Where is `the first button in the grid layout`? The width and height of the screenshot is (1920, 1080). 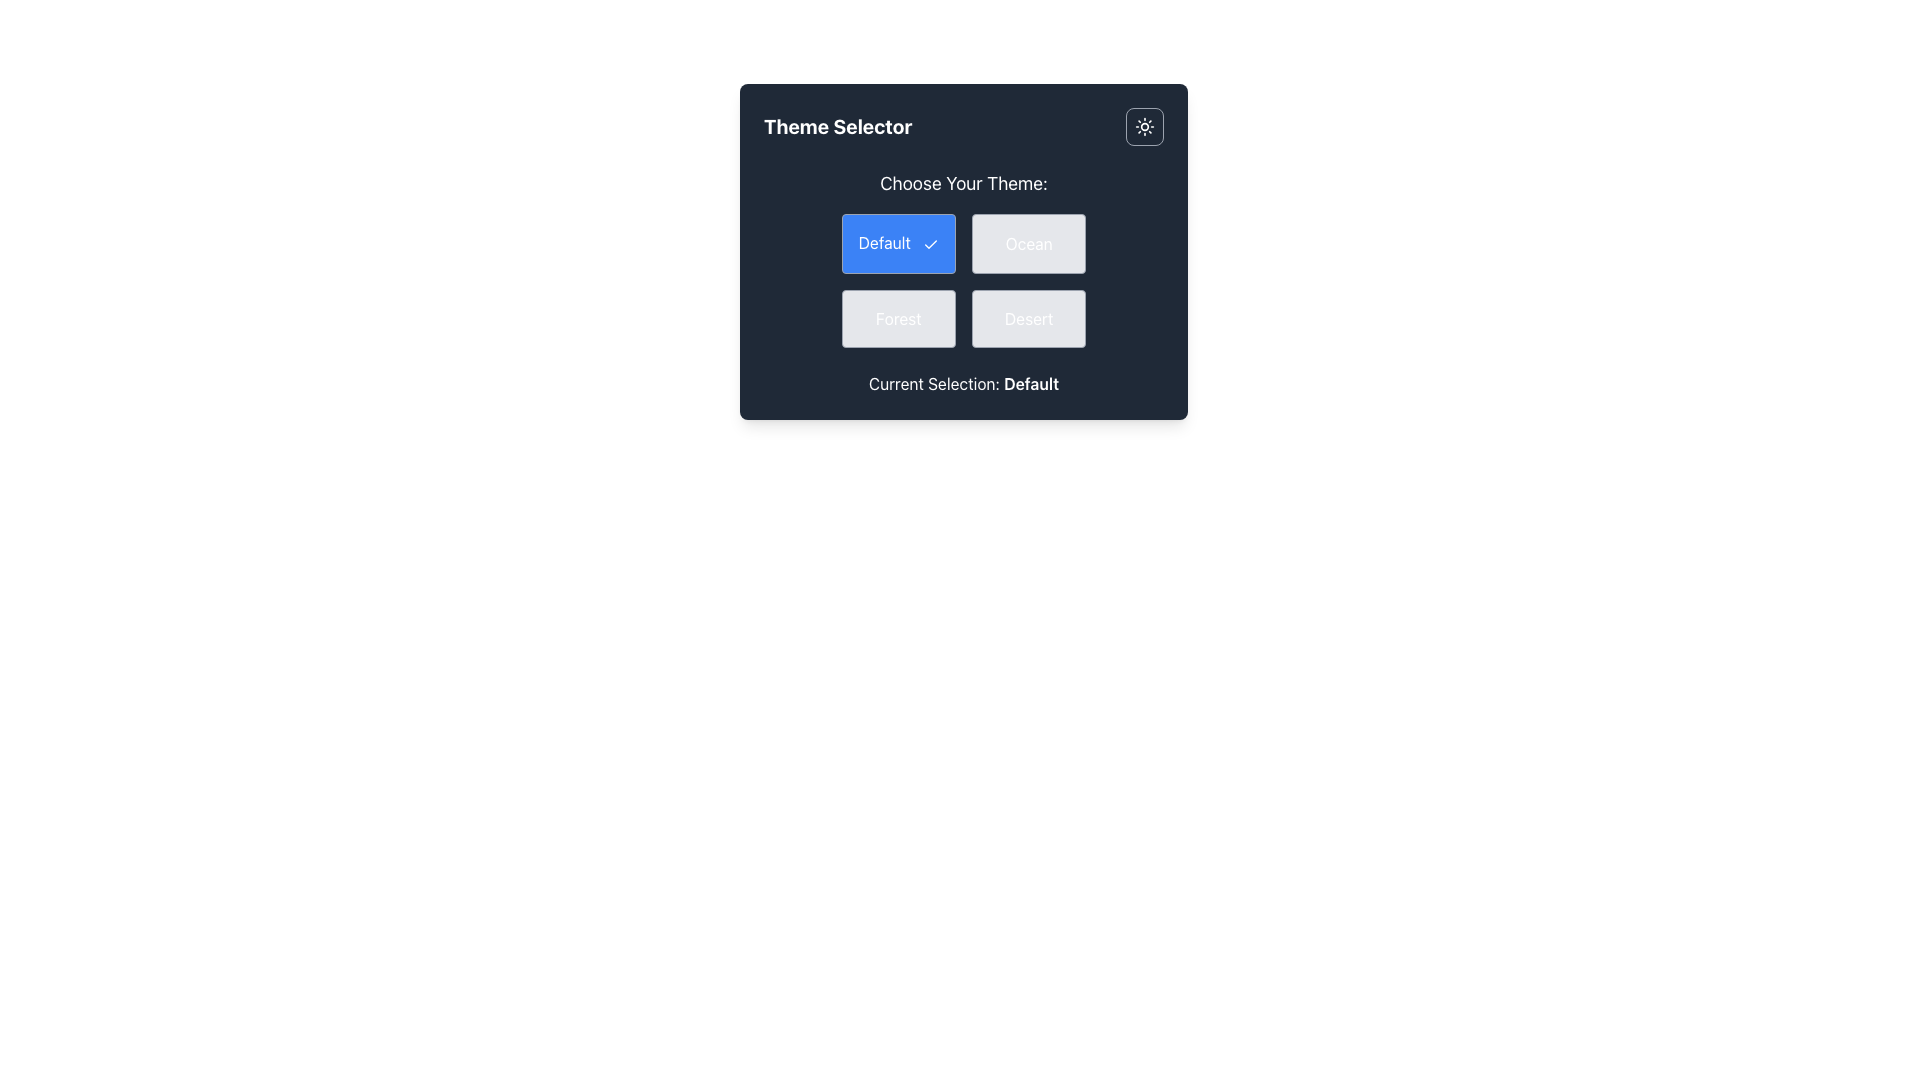 the first button in the grid layout is located at coordinates (897, 242).